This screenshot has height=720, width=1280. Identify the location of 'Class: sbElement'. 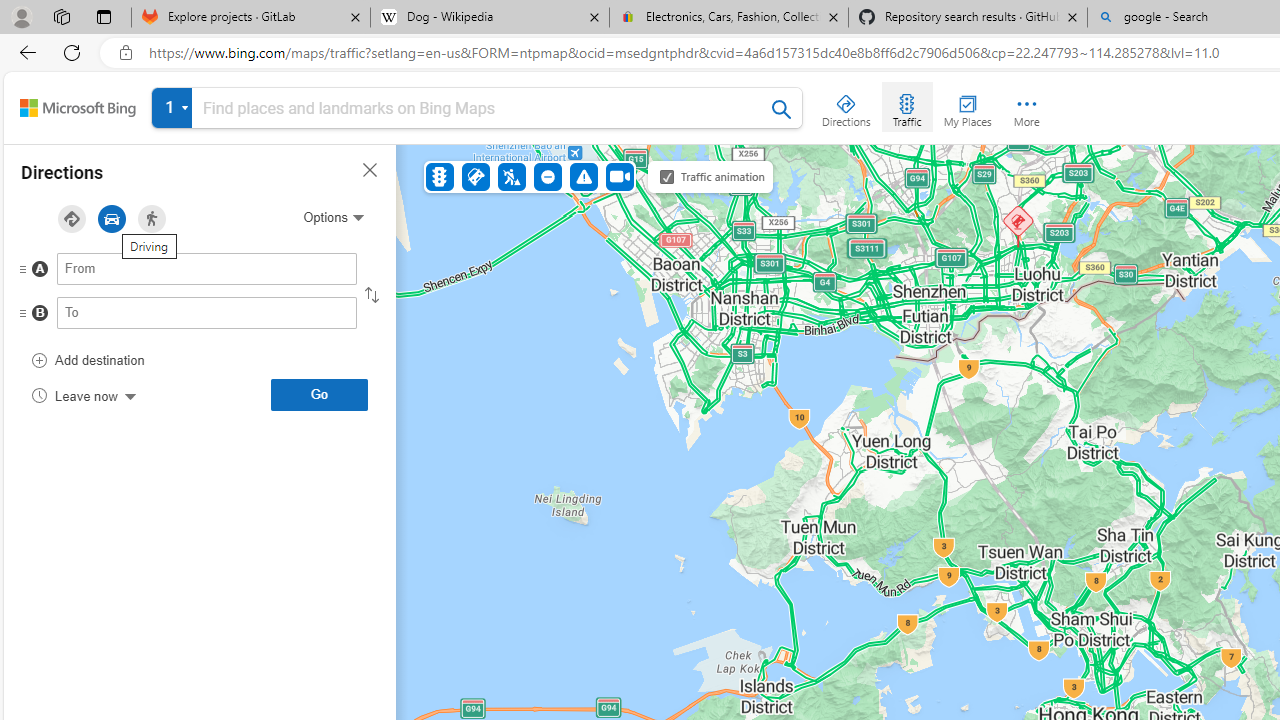
(78, 108).